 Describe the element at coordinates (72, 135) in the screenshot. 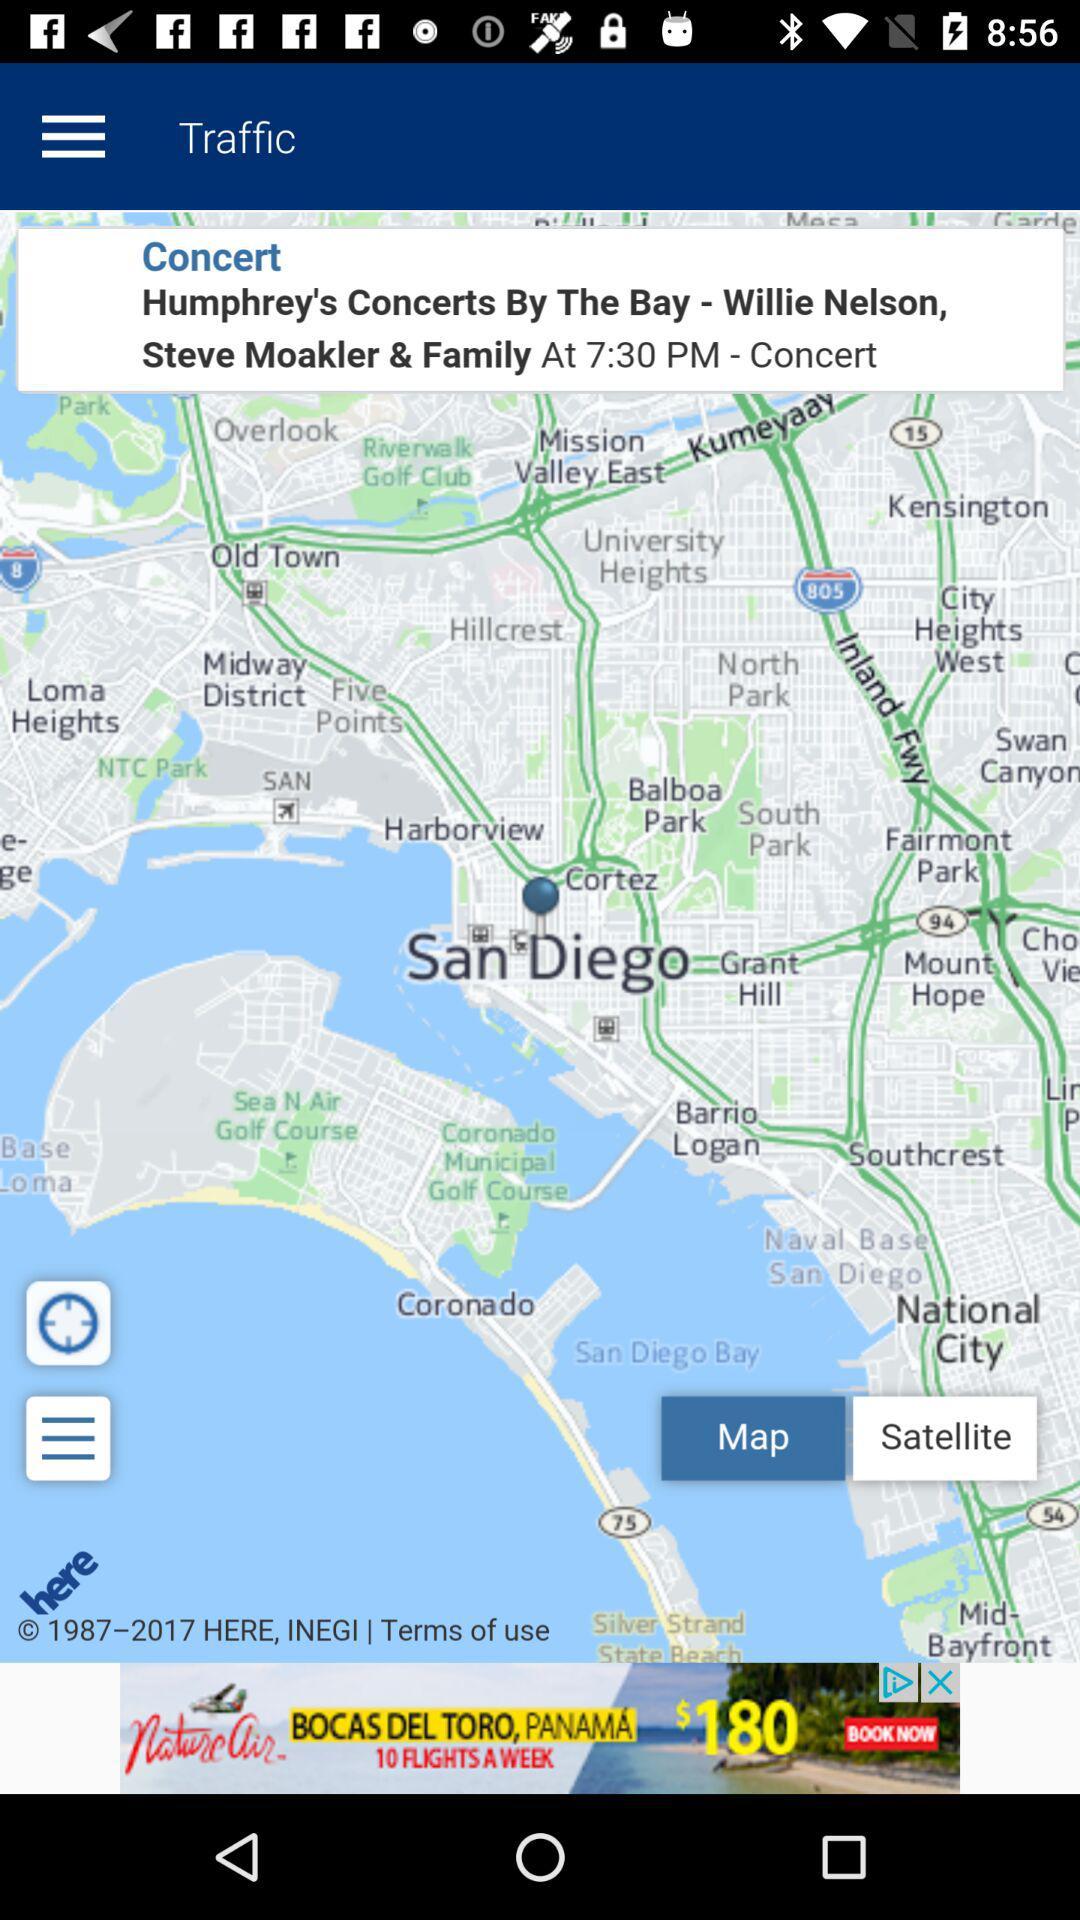

I see `the menu icon` at that location.